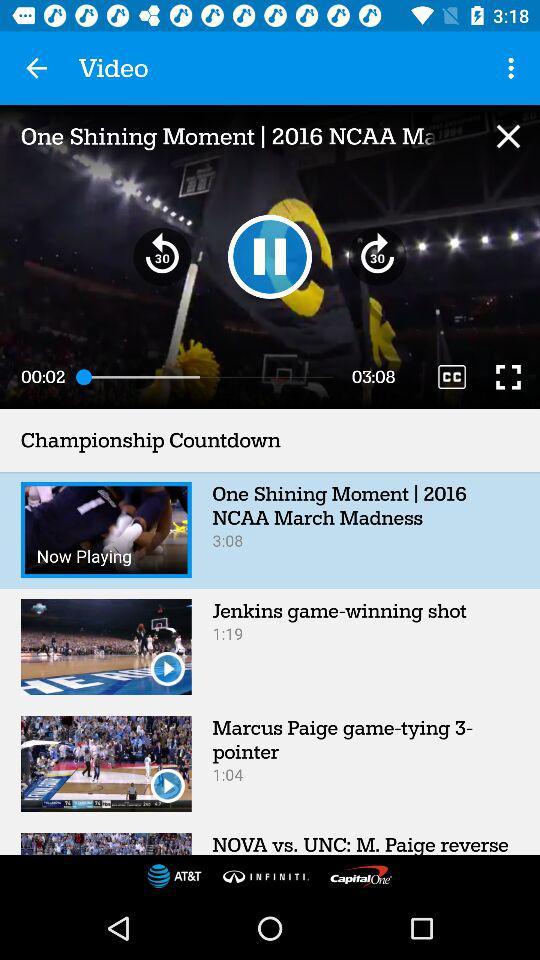  Describe the element at coordinates (36, 68) in the screenshot. I see `the item to the left of the video app` at that location.